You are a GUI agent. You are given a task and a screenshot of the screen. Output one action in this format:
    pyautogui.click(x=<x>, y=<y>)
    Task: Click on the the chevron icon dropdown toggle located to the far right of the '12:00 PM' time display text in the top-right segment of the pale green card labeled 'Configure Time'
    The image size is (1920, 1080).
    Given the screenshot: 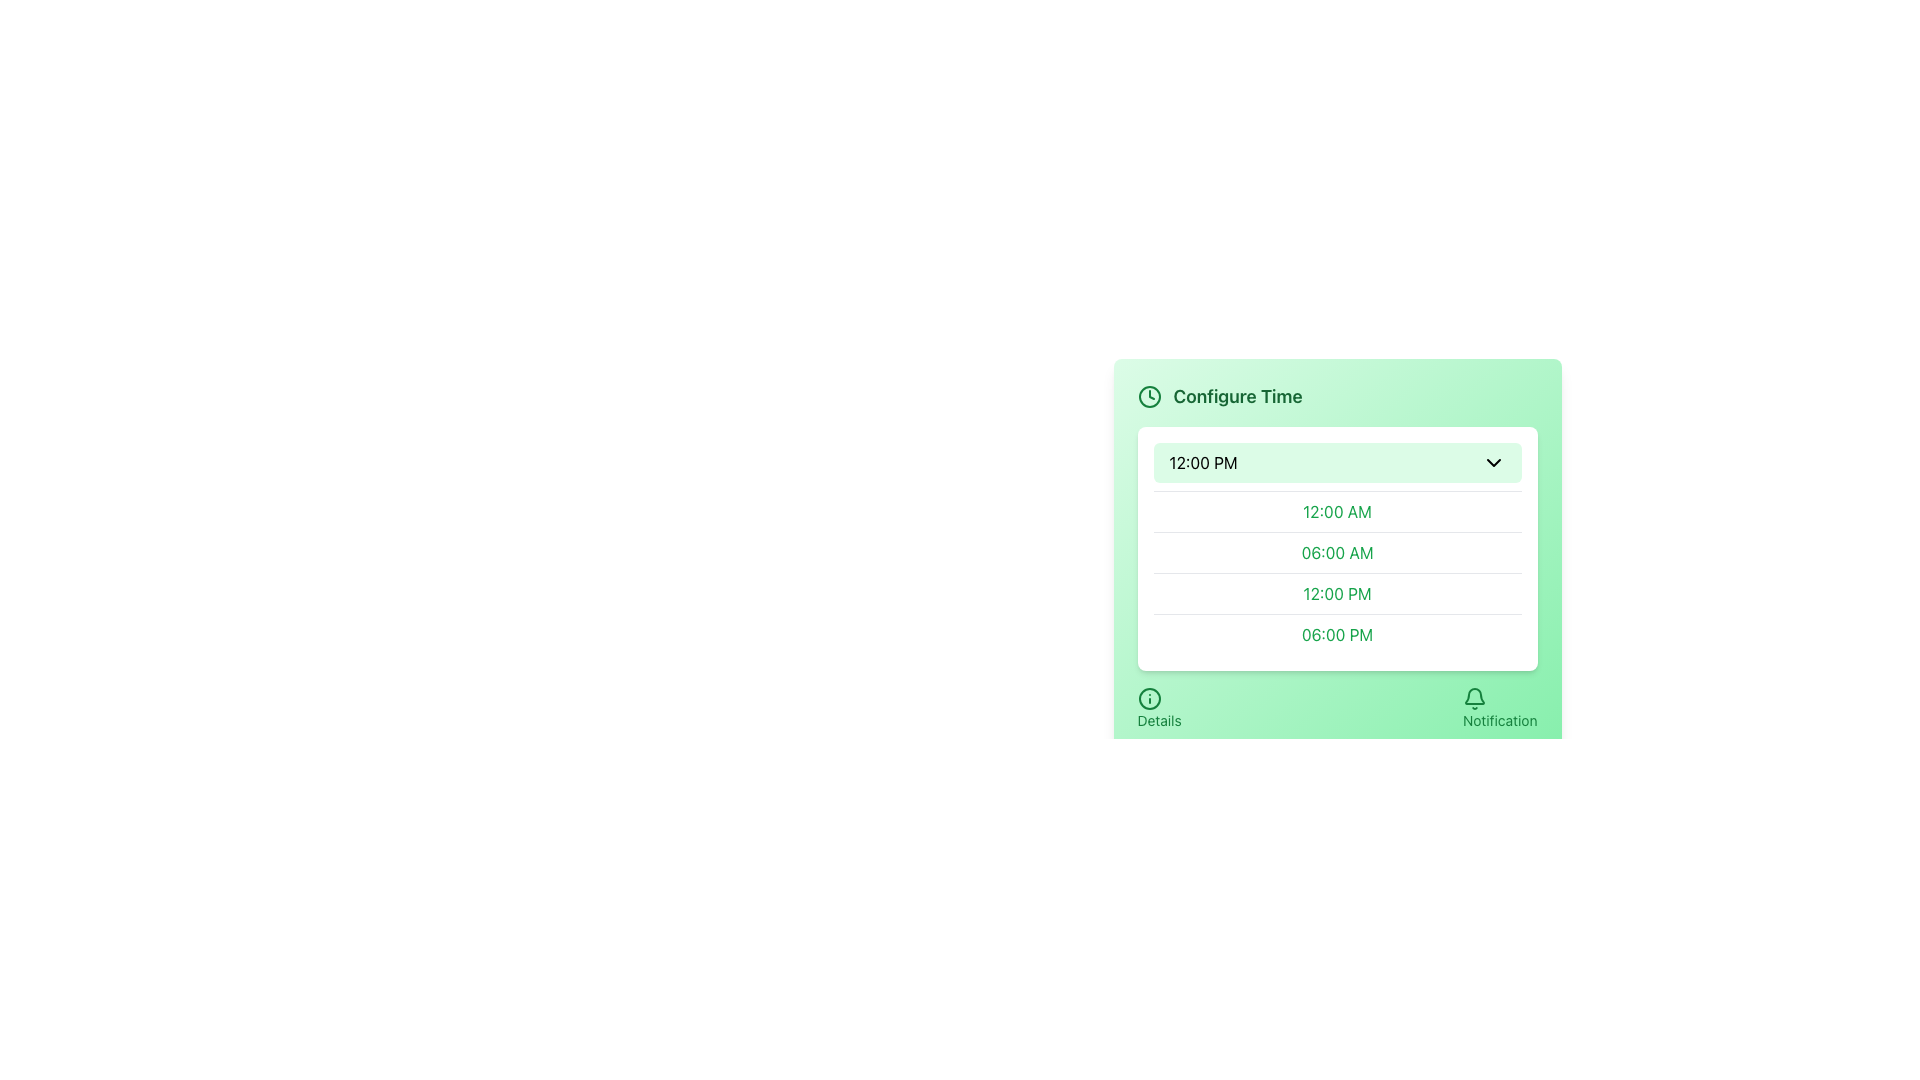 What is the action you would take?
    pyautogui.click(x=1493, y=462)
    